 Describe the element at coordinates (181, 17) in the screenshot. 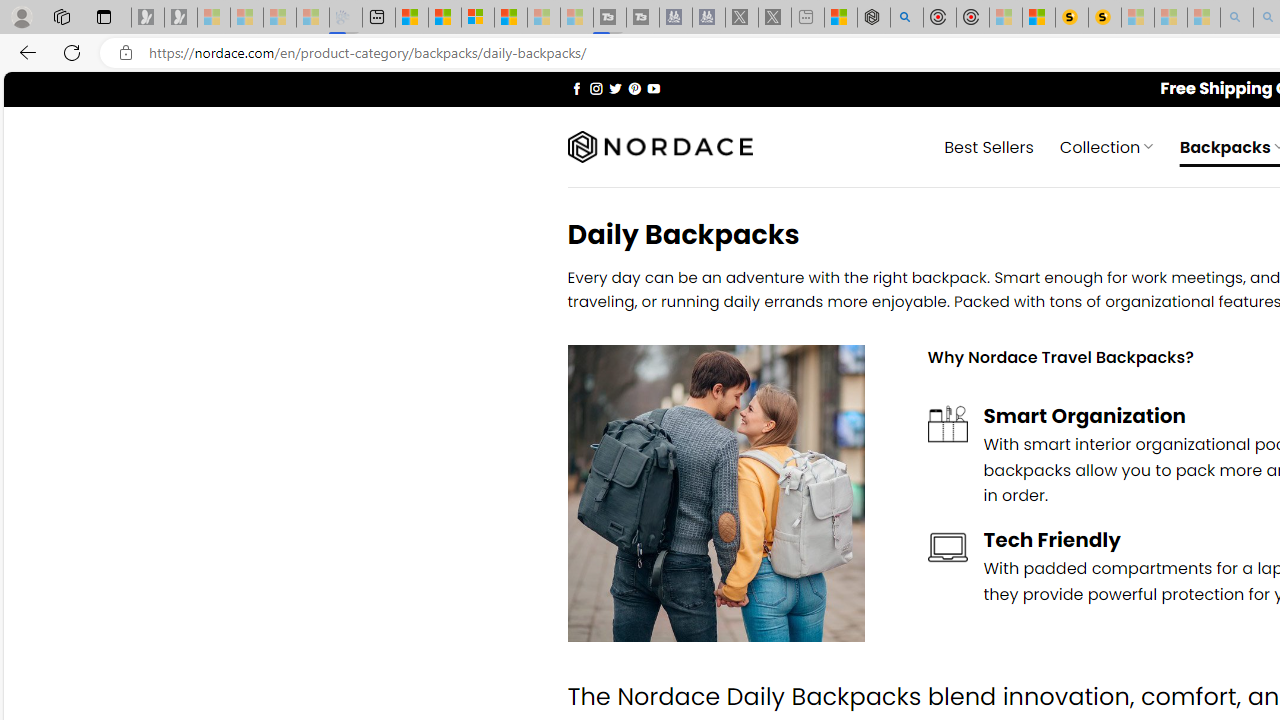

I see `'Newsletter Sign Up - Sleeping'` at that location.